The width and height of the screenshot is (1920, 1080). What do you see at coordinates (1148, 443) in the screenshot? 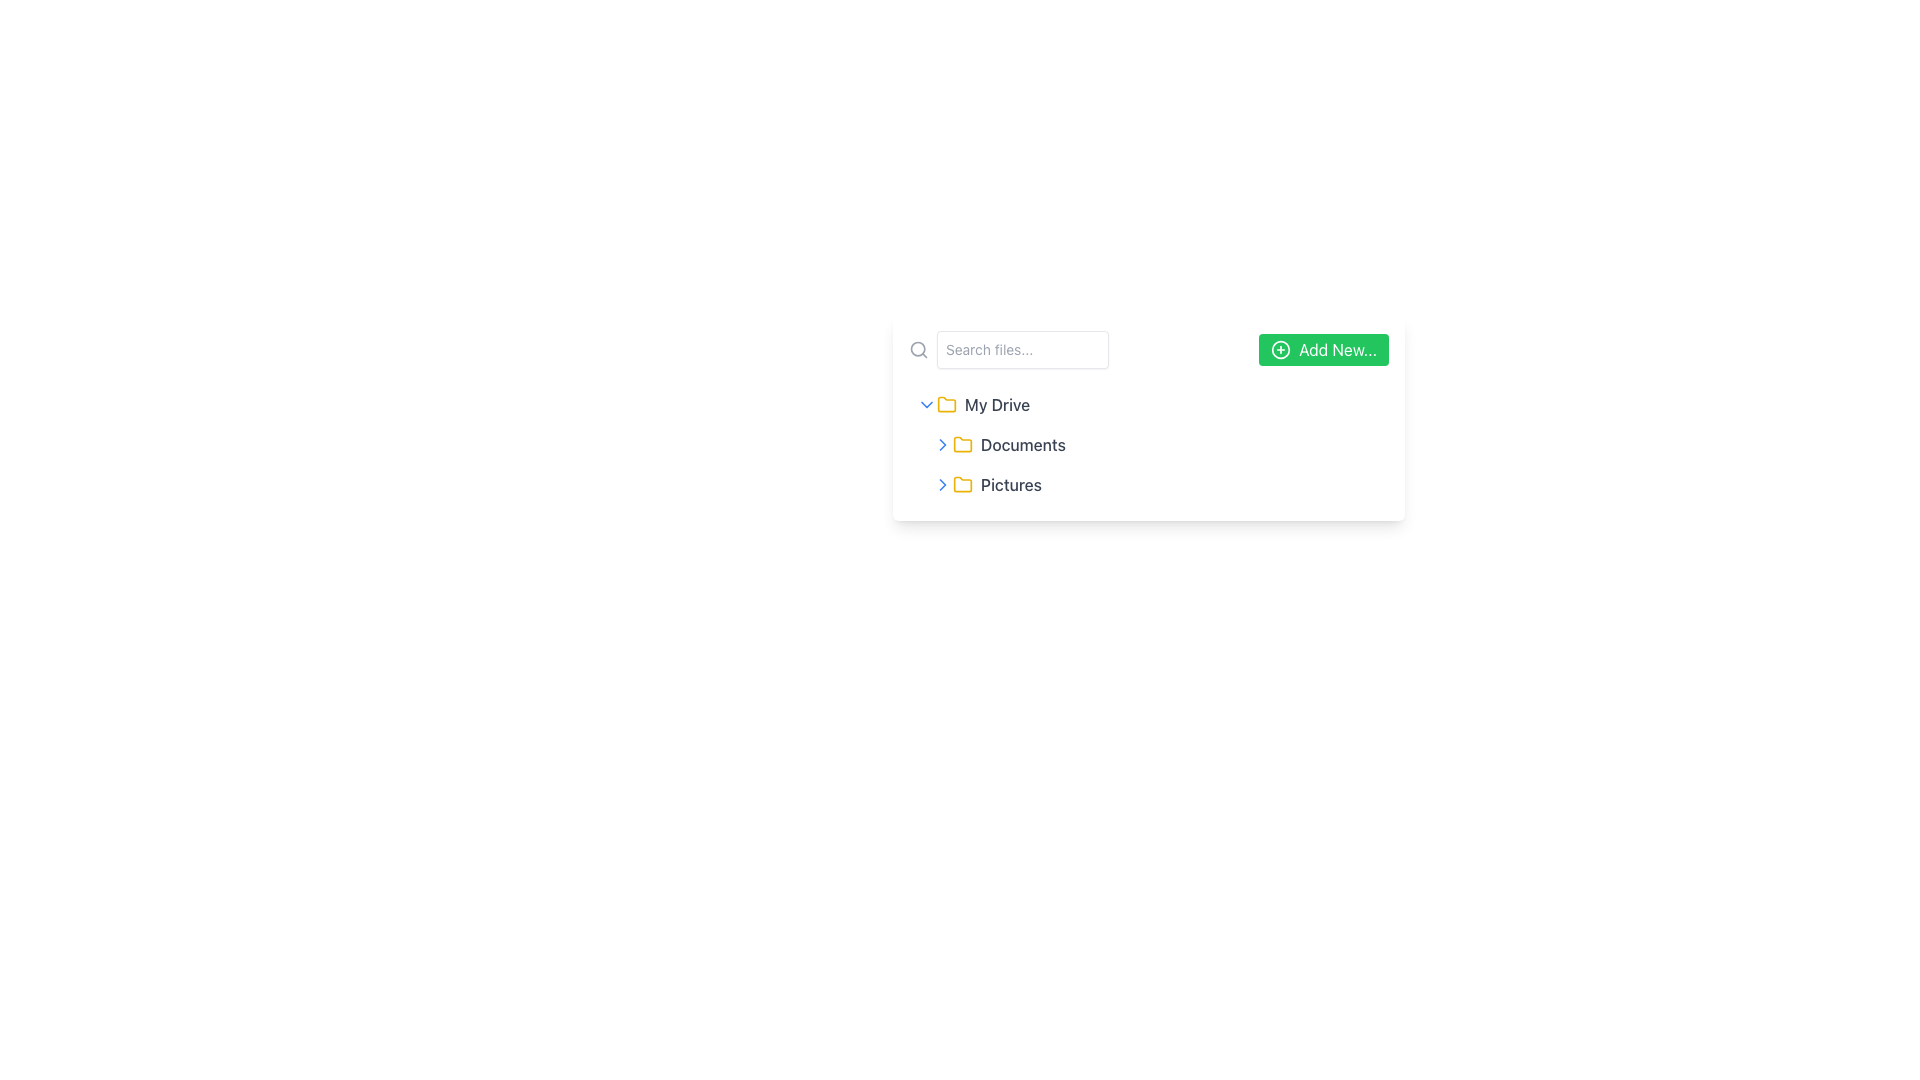
I see `the second entry` at bounding box center [1148, 443].